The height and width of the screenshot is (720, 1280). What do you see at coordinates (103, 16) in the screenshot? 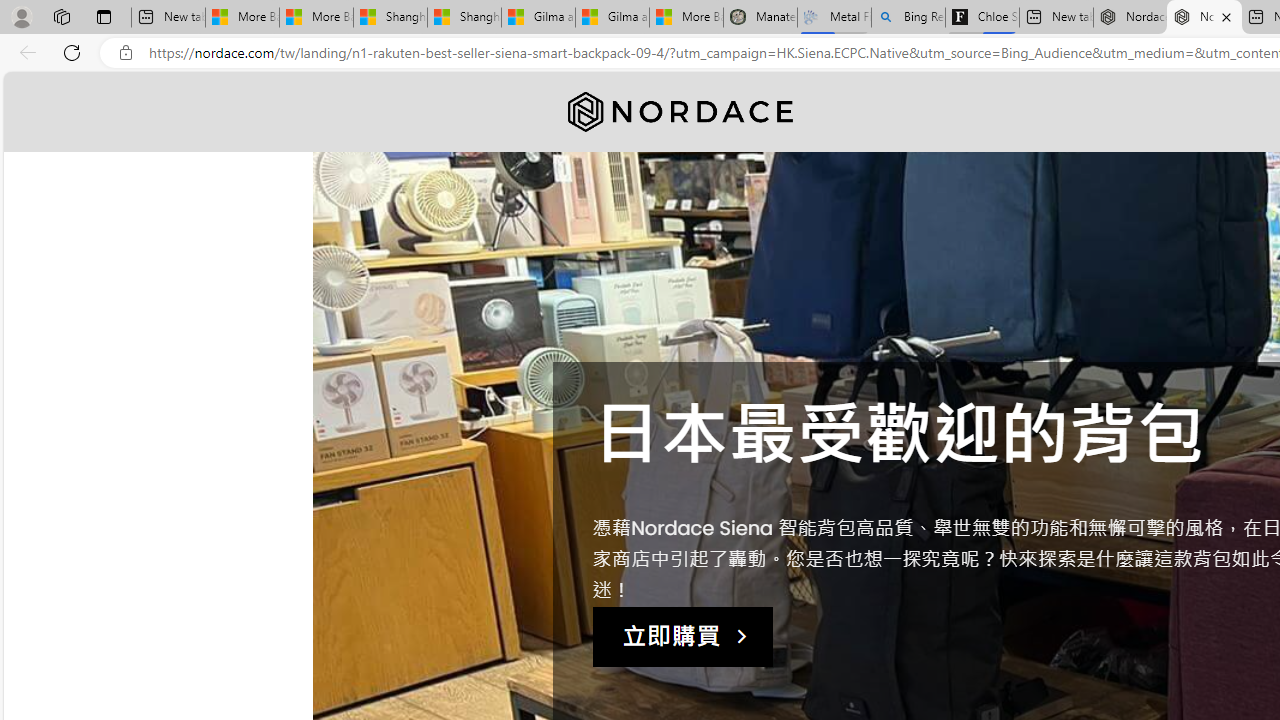
I see `'Tab actions menu'` at bounding box center [103, 16].